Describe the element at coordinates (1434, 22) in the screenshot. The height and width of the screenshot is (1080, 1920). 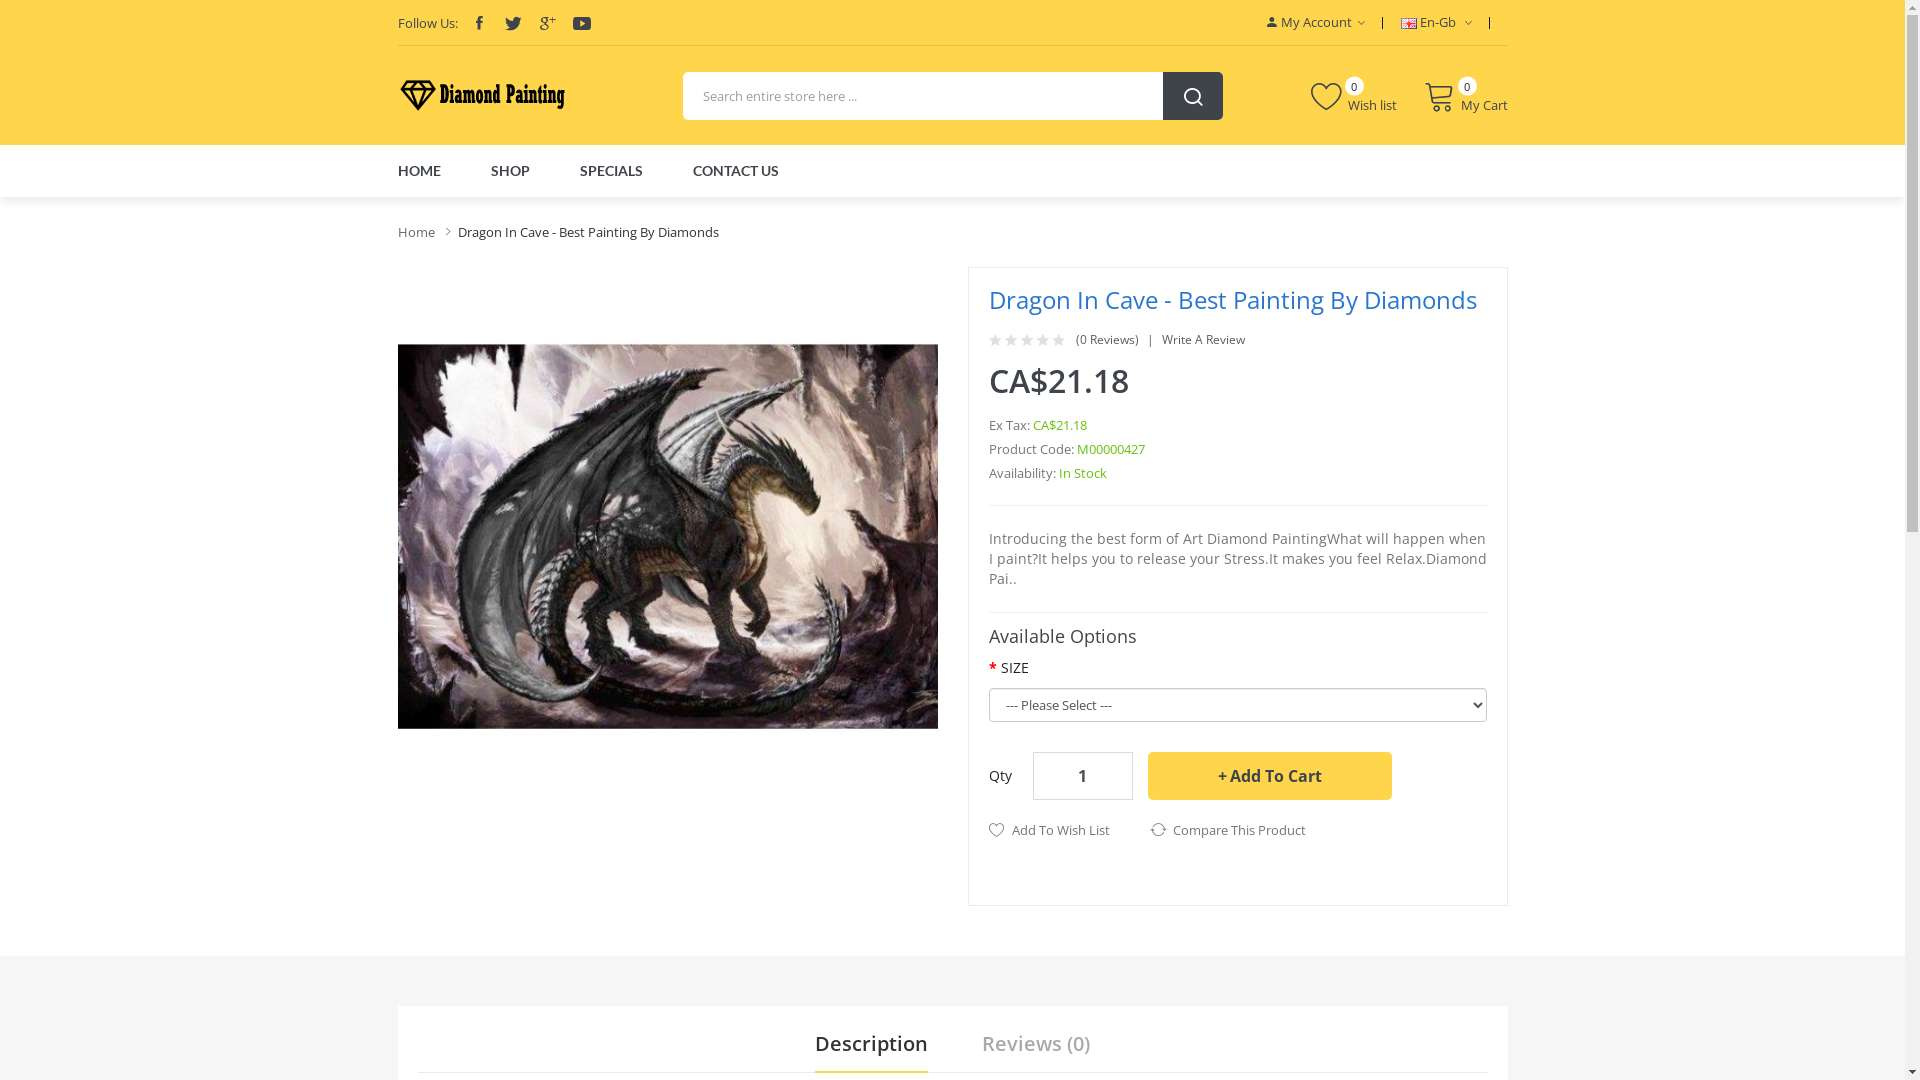
I see `'En-Gb'` at that location.